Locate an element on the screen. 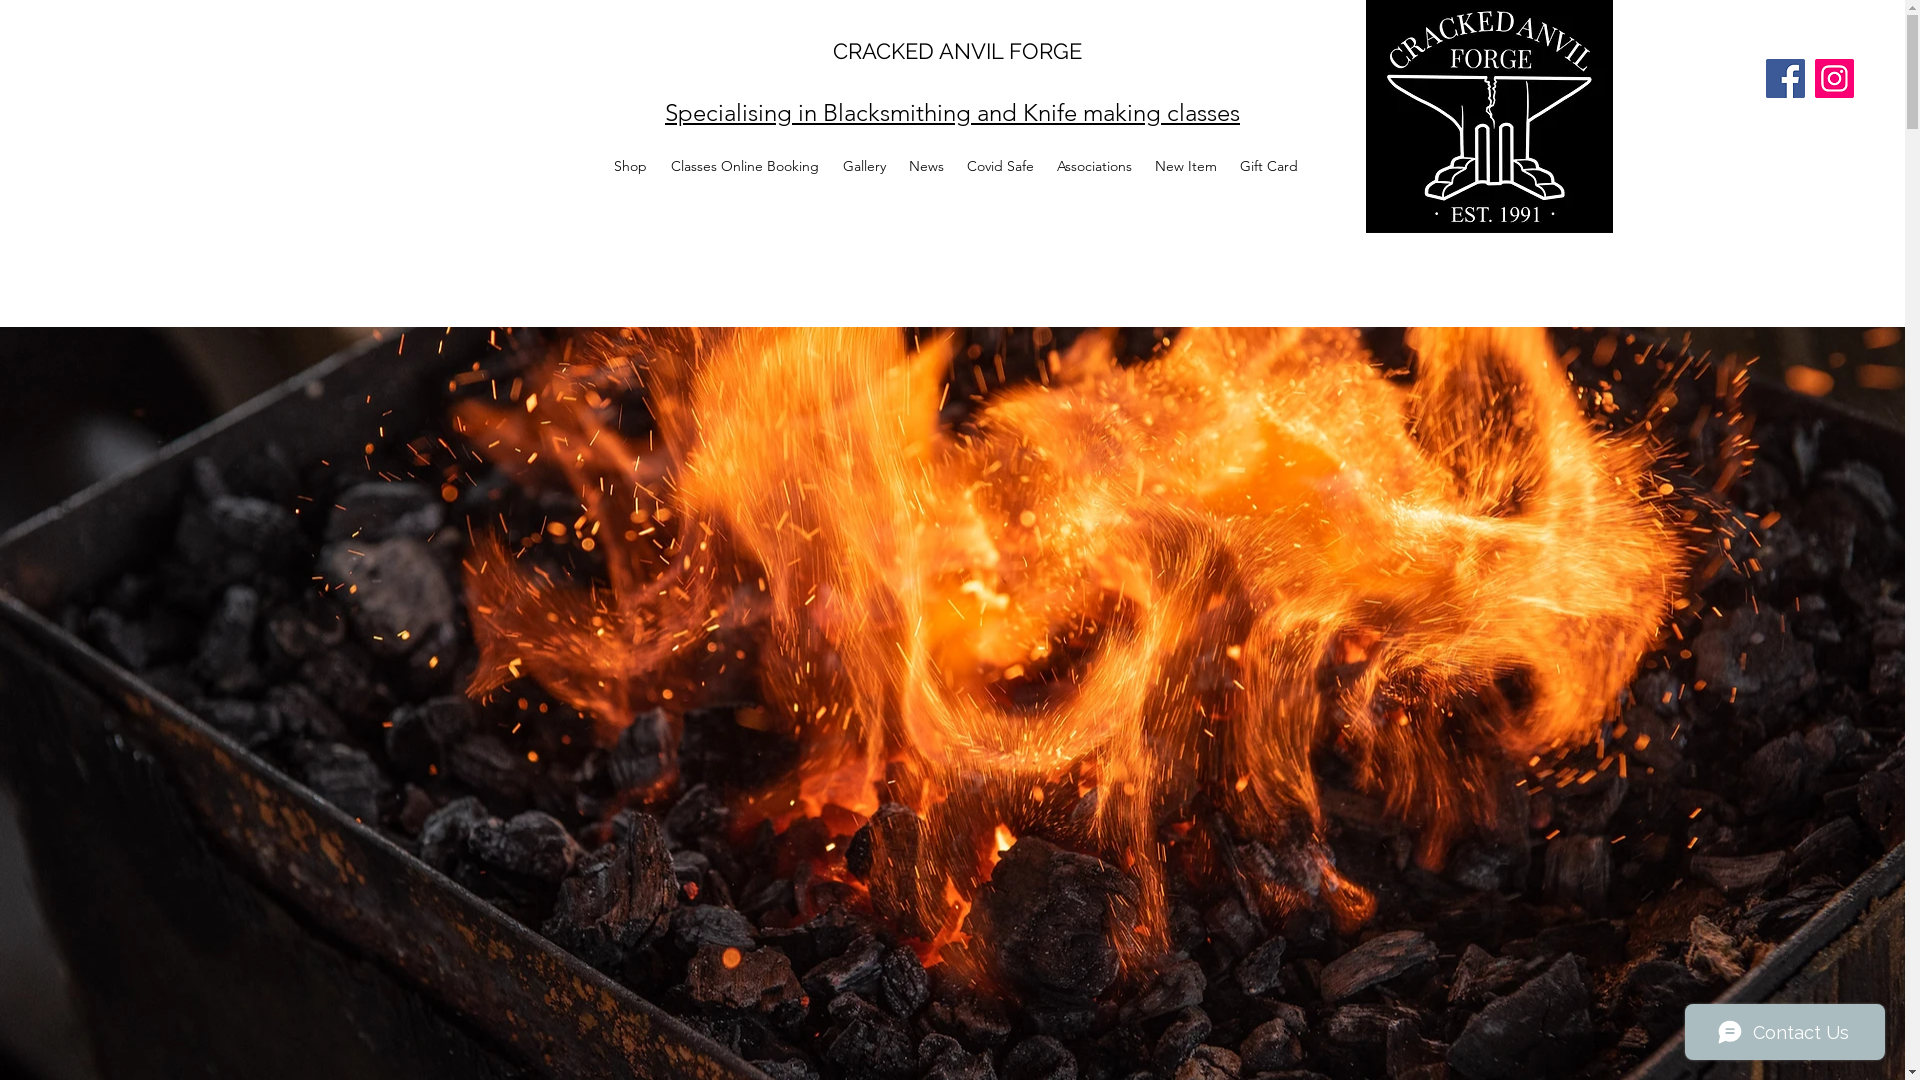 The height and width of the screenshot is (1080, 1920). 'Gift Card' is located at coordinates (1267, 164).